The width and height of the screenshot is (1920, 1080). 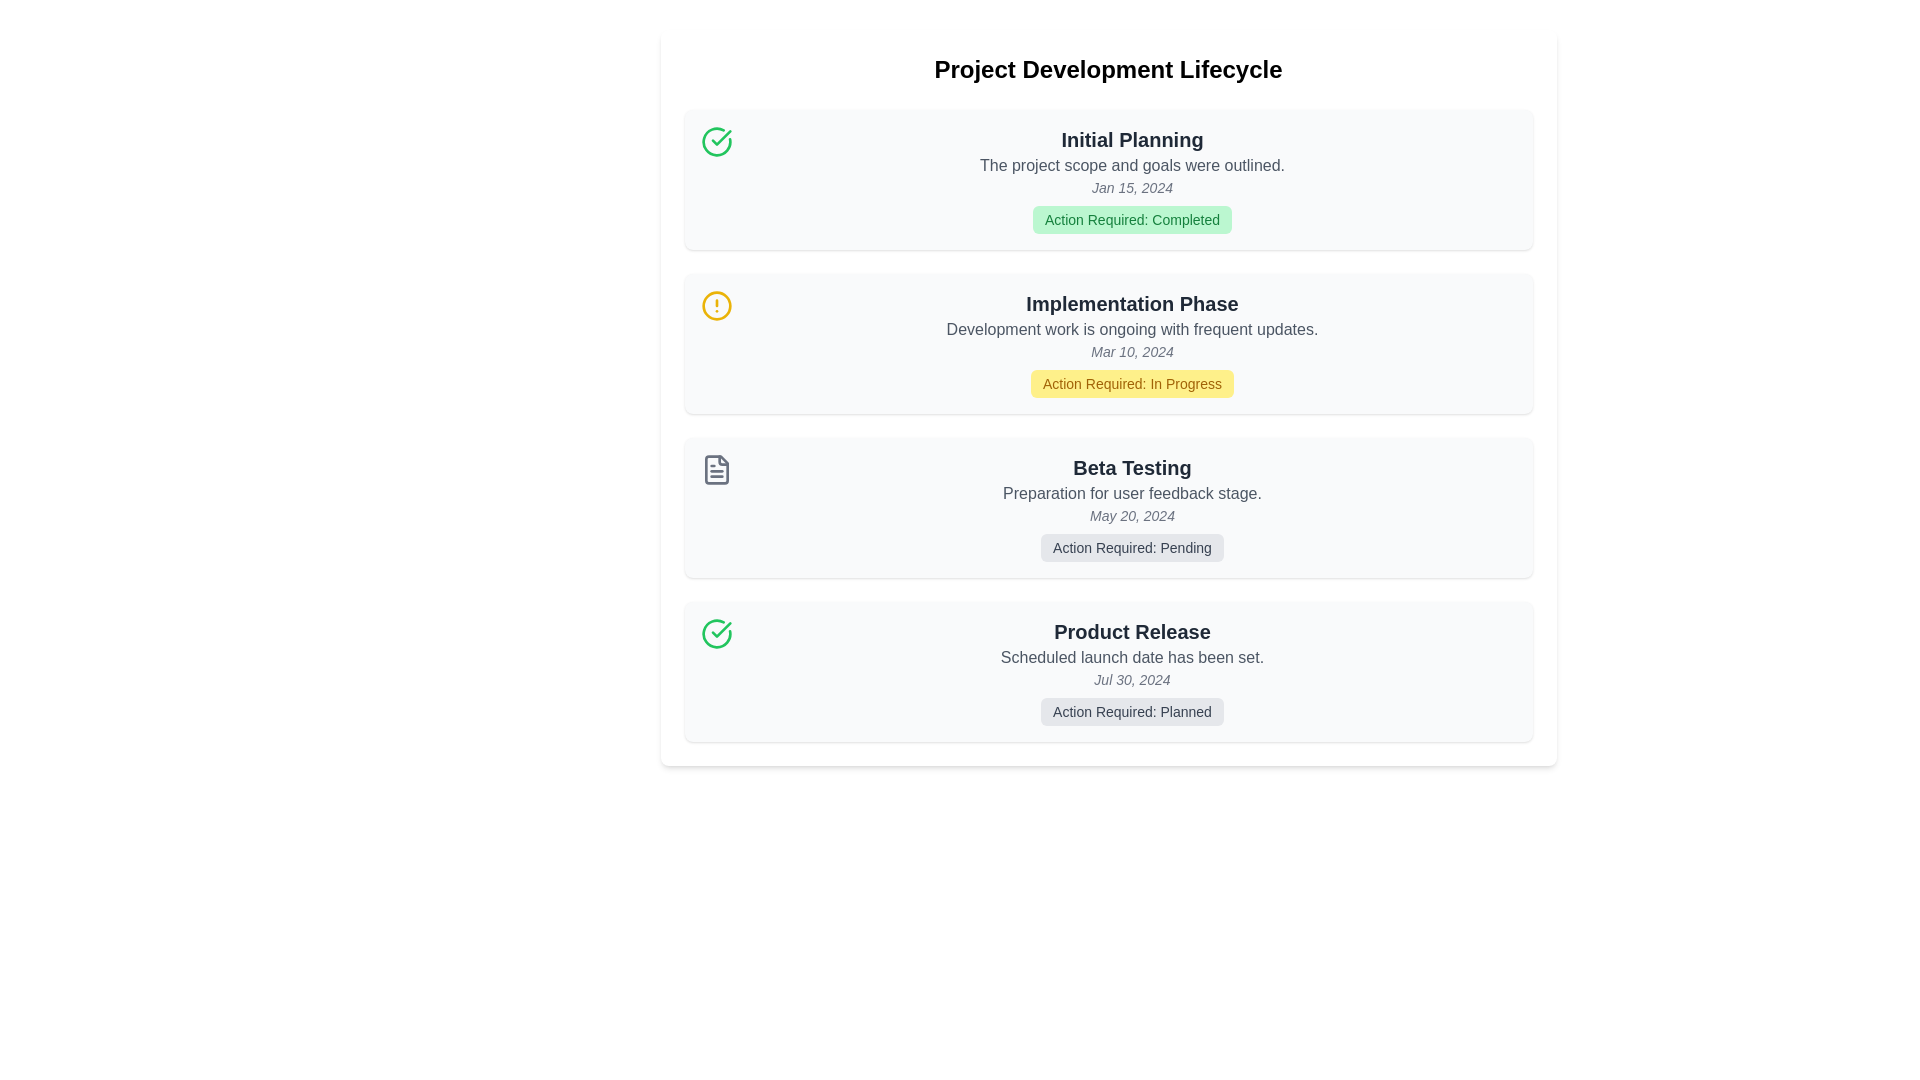 What do you see at coordinates (1132, 329) in the screenshot?
I see `the Static Text displaying 'Development work is ongoing with frequent updates.' which is located below the 'Implementation Phase' title in the 'Project Development Lifecycle' interface` at bounding box center [1132, 329].